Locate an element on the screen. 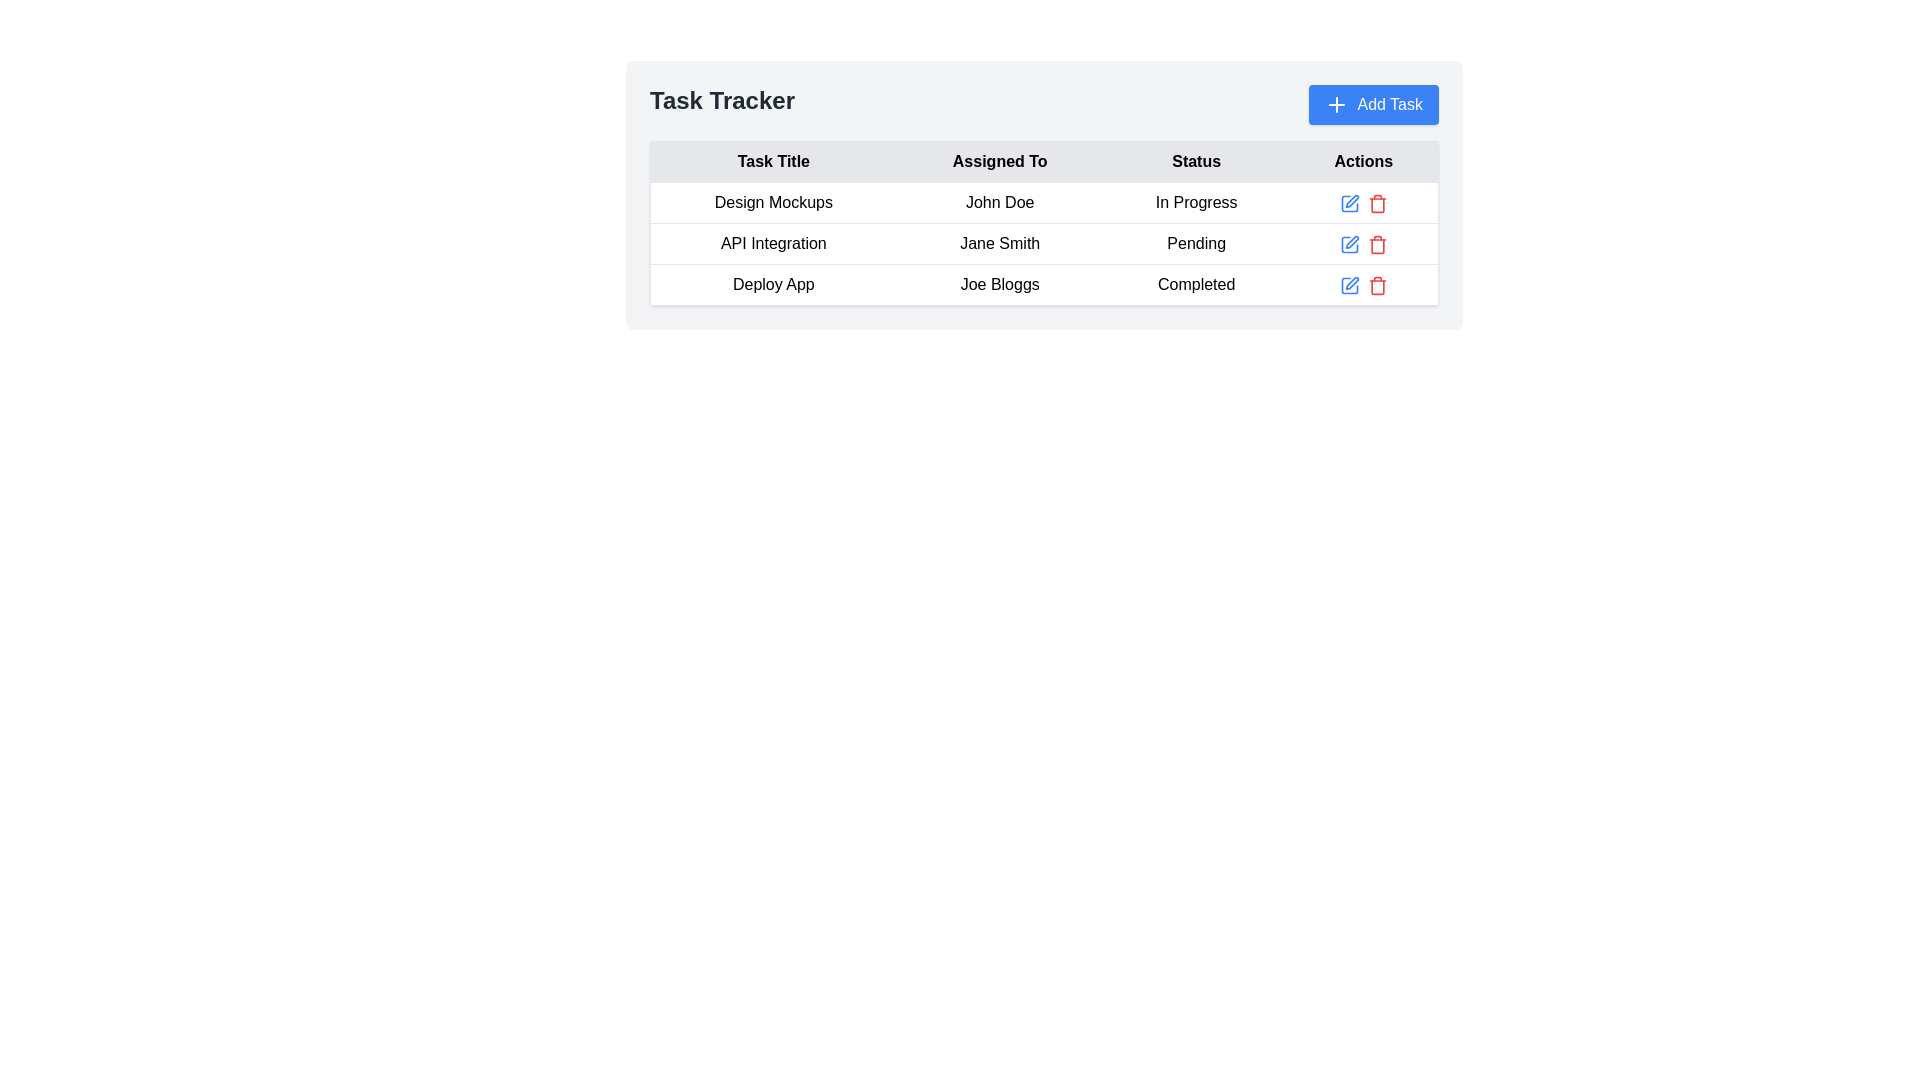 This screenshot has width=1920, height=1080. the 'Edit' button icon in the 'Actions' column of the last row of the task table is located at coordinates (1349, 285).